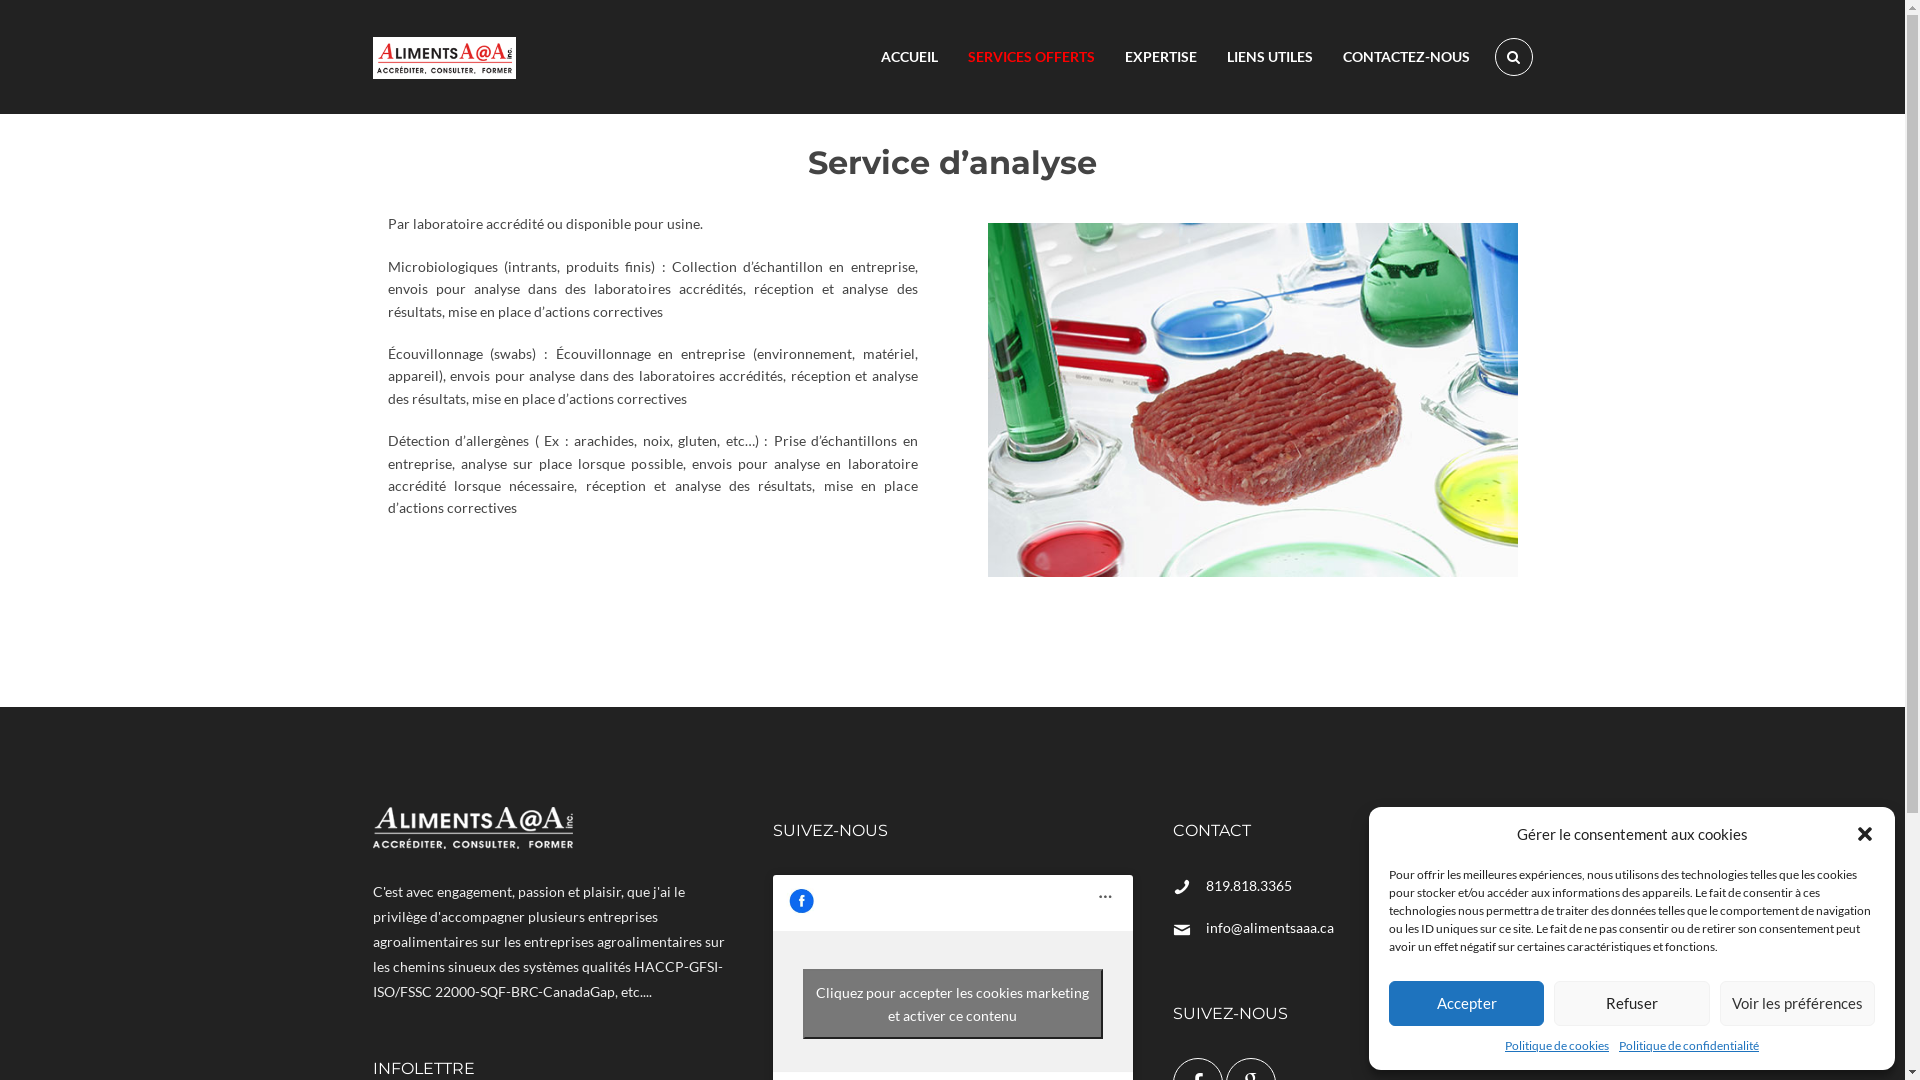 The image size is (1920, 1080). Describe the element at coordinates (1030, 56) in the screenshot. I see `'SERVICES OFFERTS'` at that location.